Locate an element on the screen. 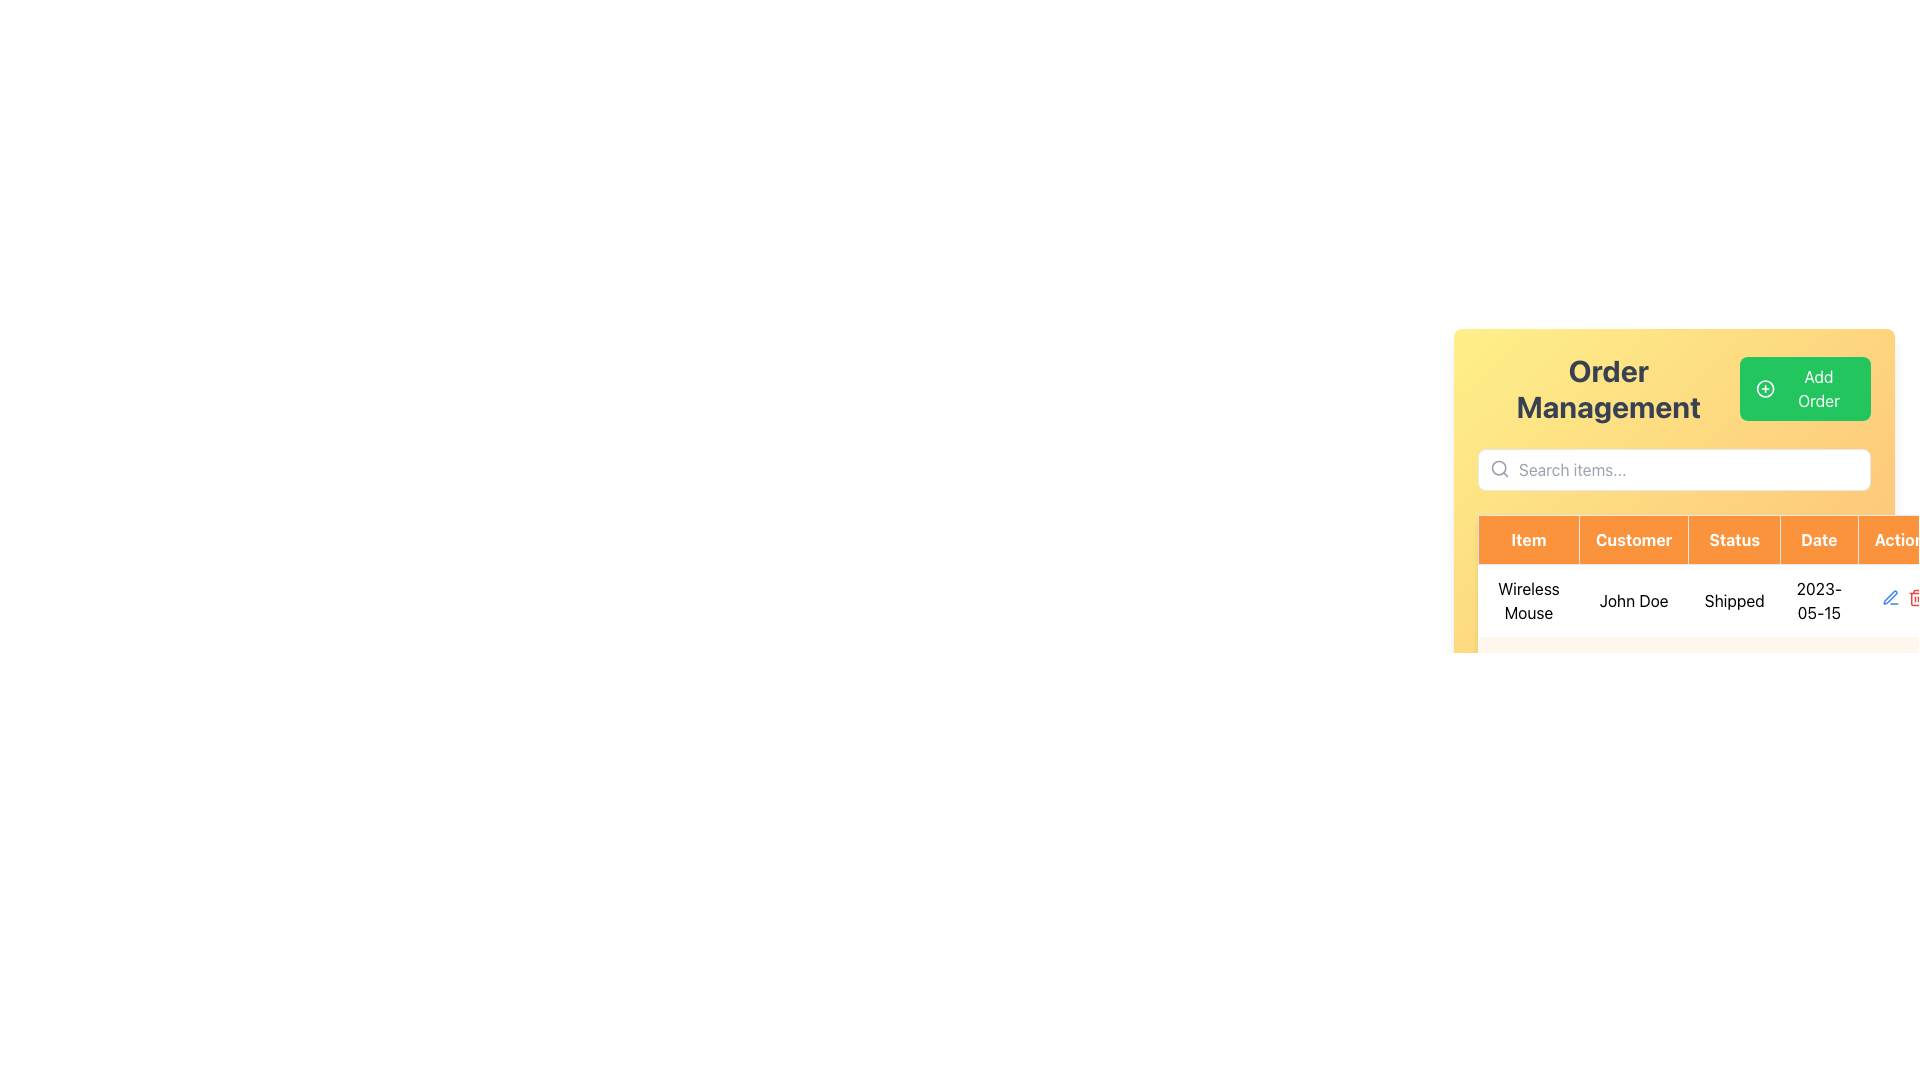 Image resolution: width=1920 pixels, height=1080 pixels. the Table Header Cell with an orange background containing the text 'Date' in white, which is located in the fourth column of the table header is located at coordinates (1819, 540).